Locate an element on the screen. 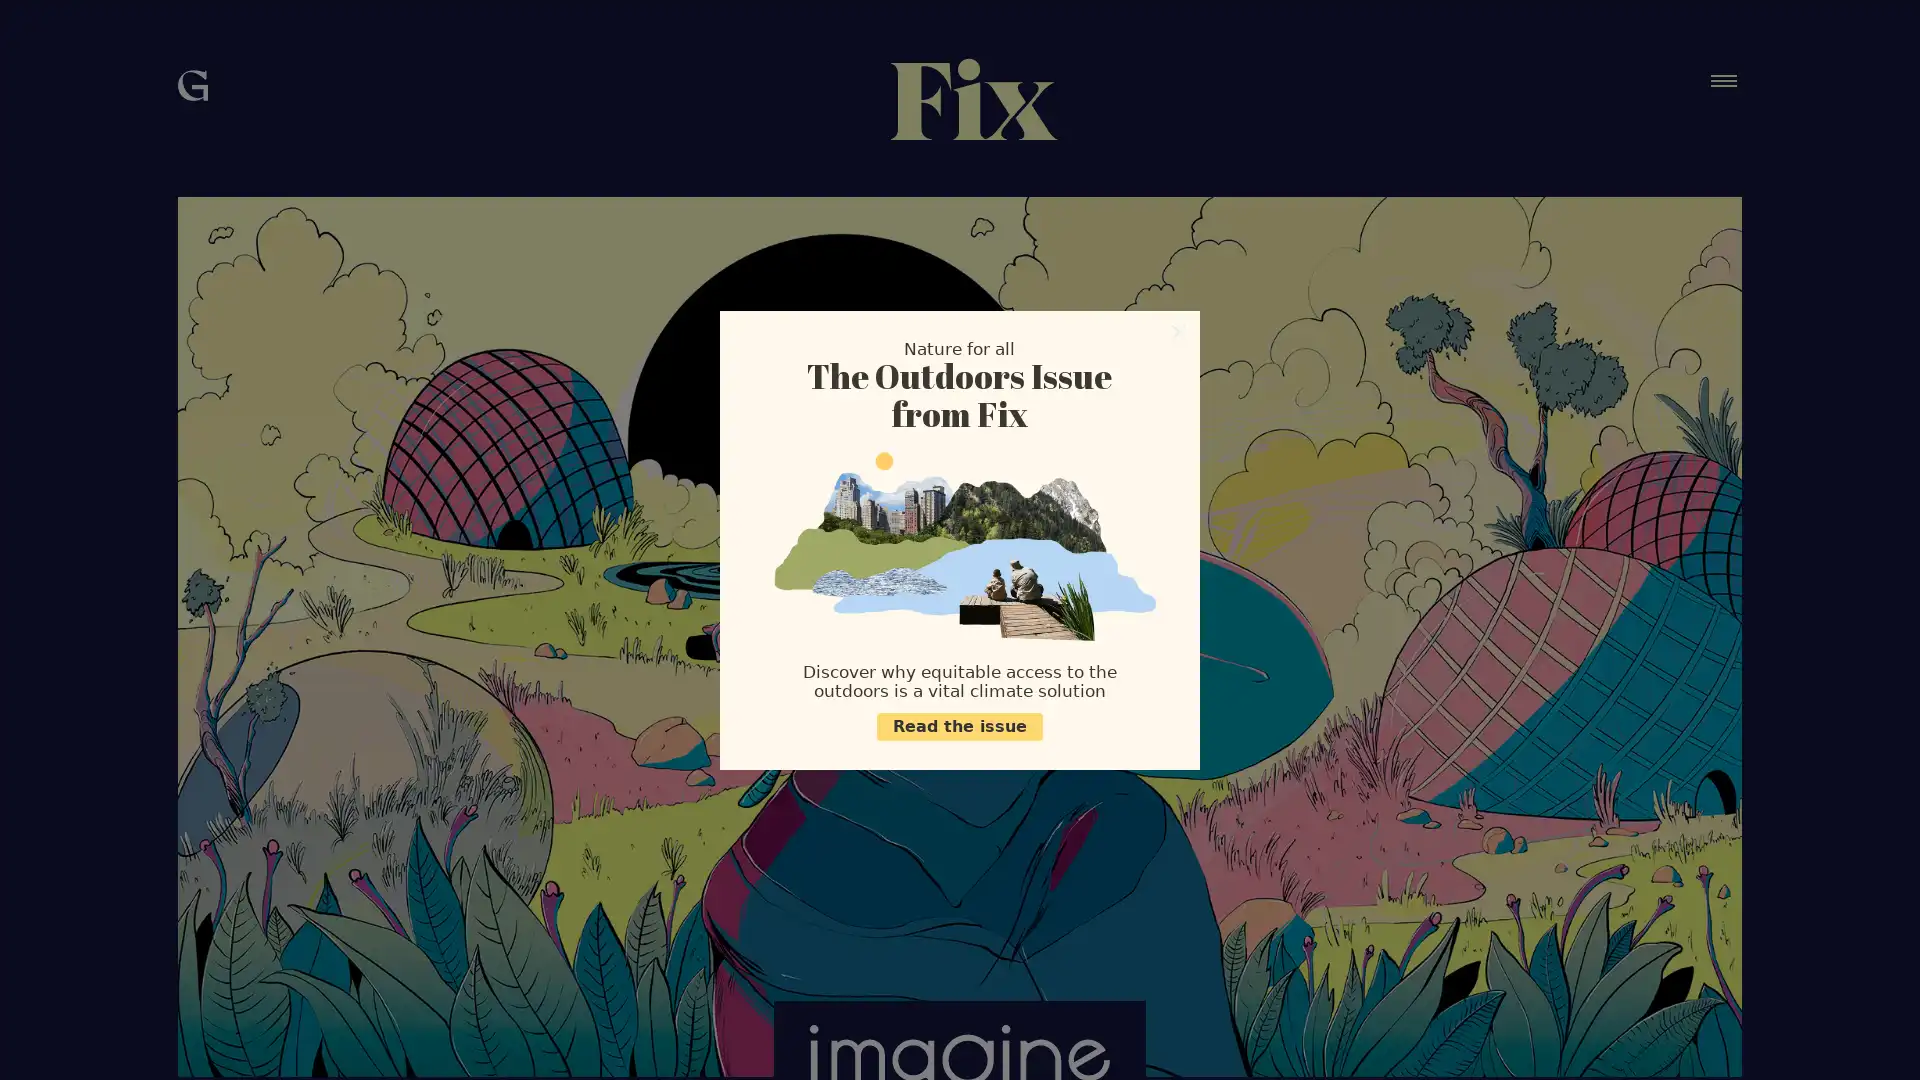  Open menu is located at coordinates (1722, 79).